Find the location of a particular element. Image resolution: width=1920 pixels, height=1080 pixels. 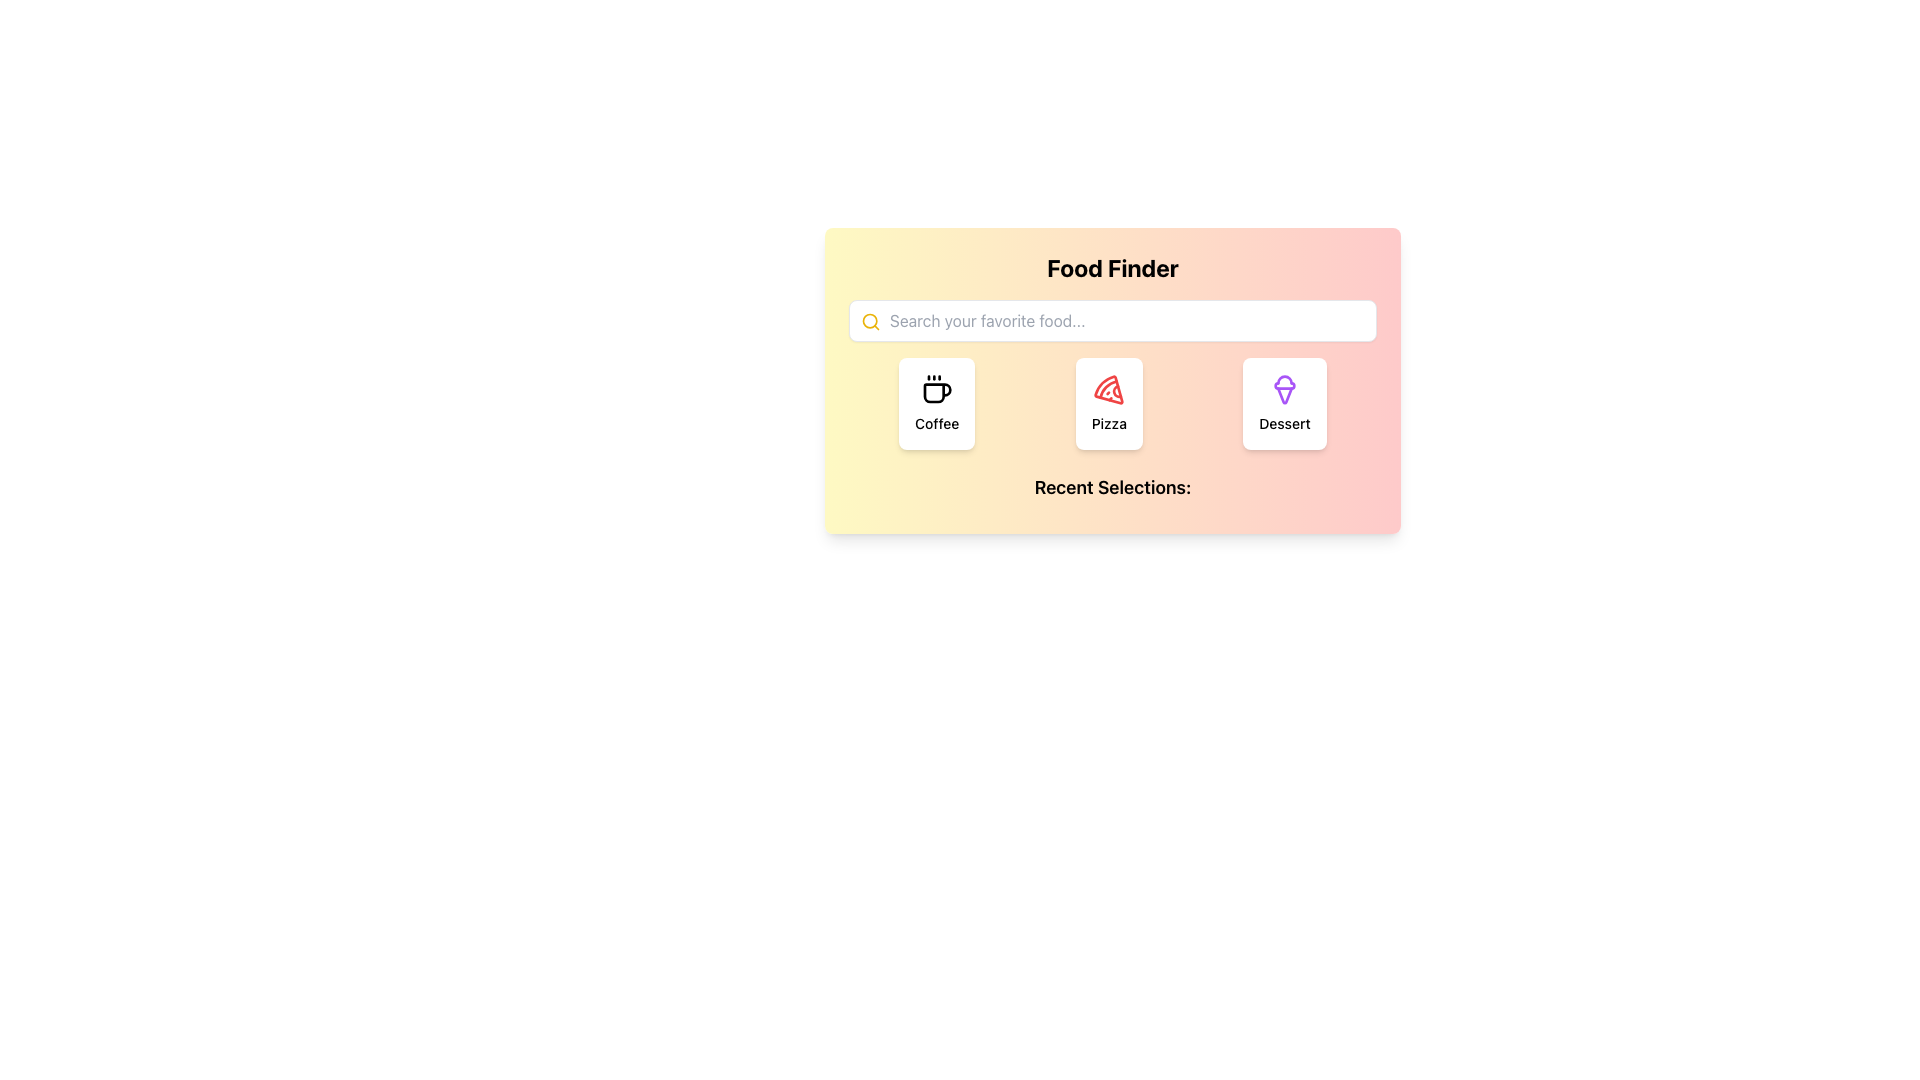

the button representing the desserts category, which is the third button in a horizontal alignment with 'Coffee' and 'Pizza', located far-right is located at coordinates (1285, 404).